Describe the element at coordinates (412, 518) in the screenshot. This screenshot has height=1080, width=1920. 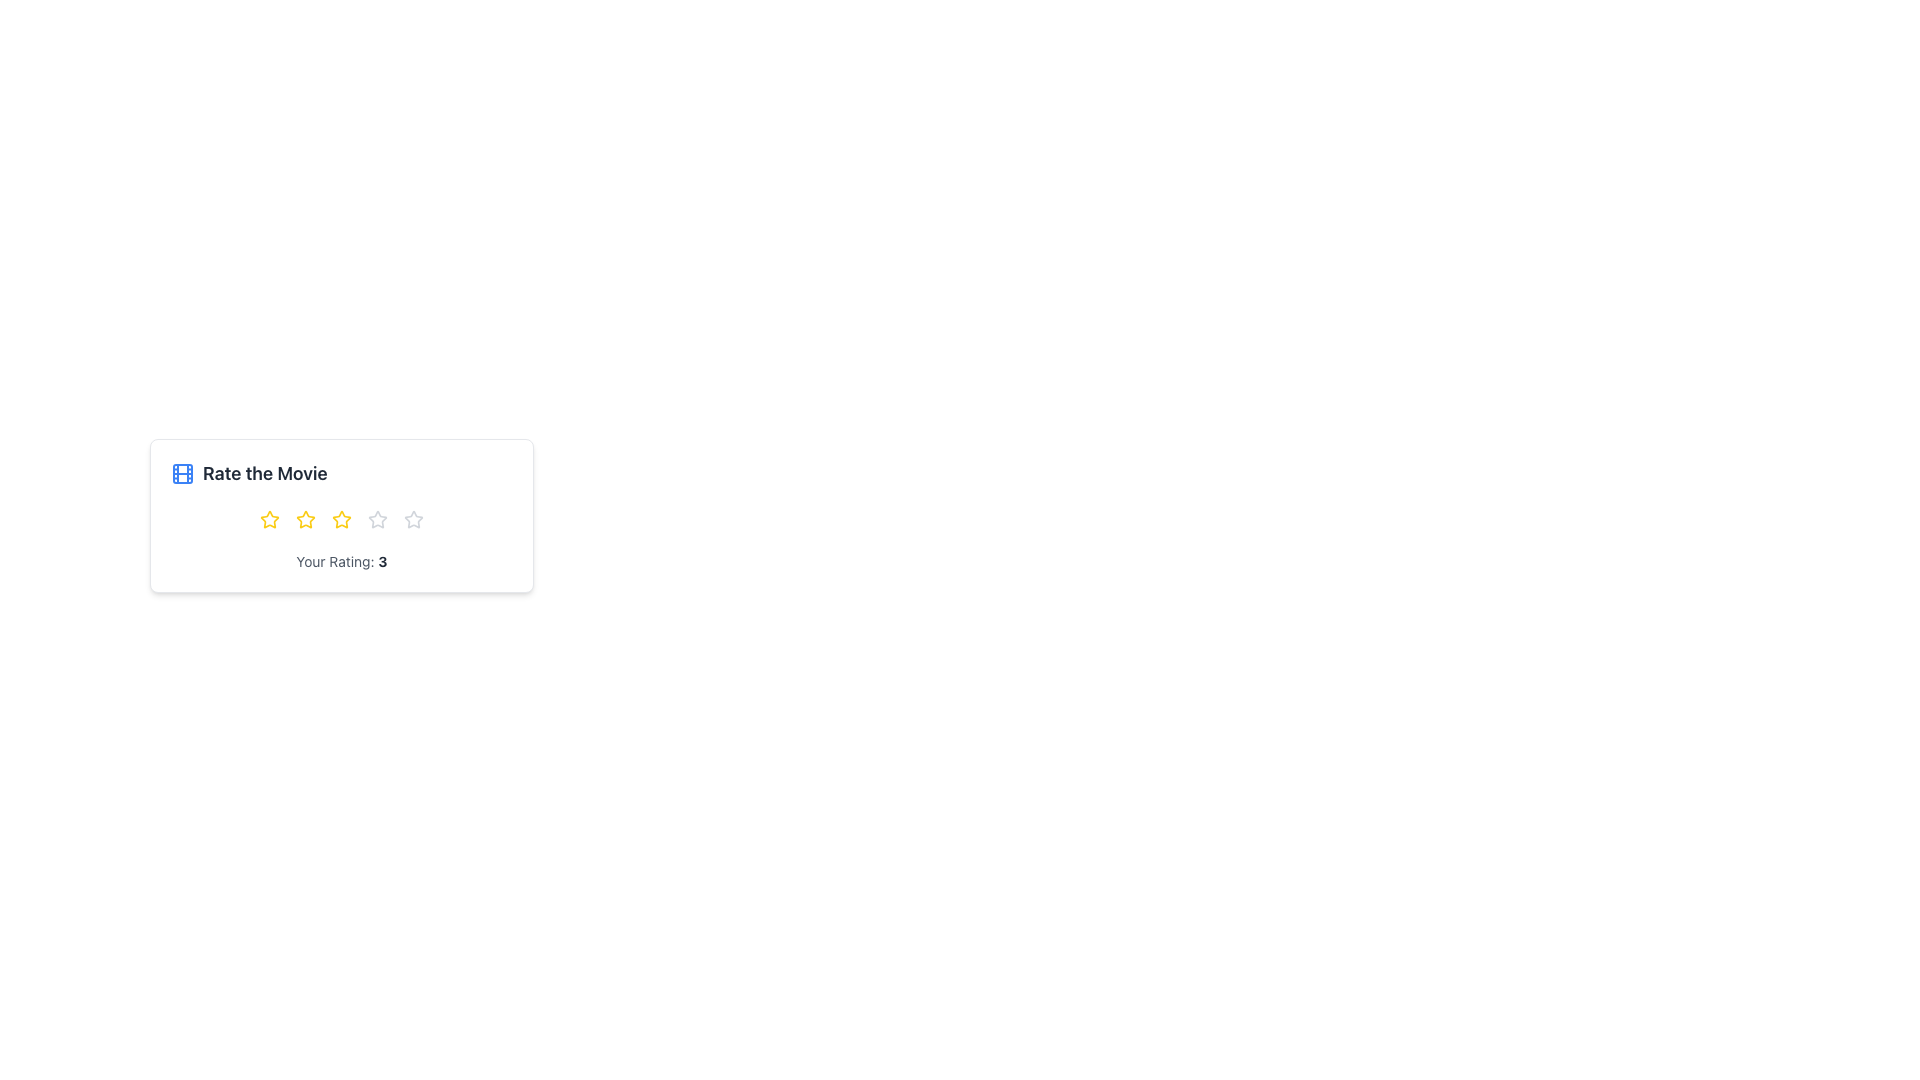
I see `the fifth star icon in the horizontal sequence of five stars, located below the title 'Rate the Movie', to rate it` at that location.